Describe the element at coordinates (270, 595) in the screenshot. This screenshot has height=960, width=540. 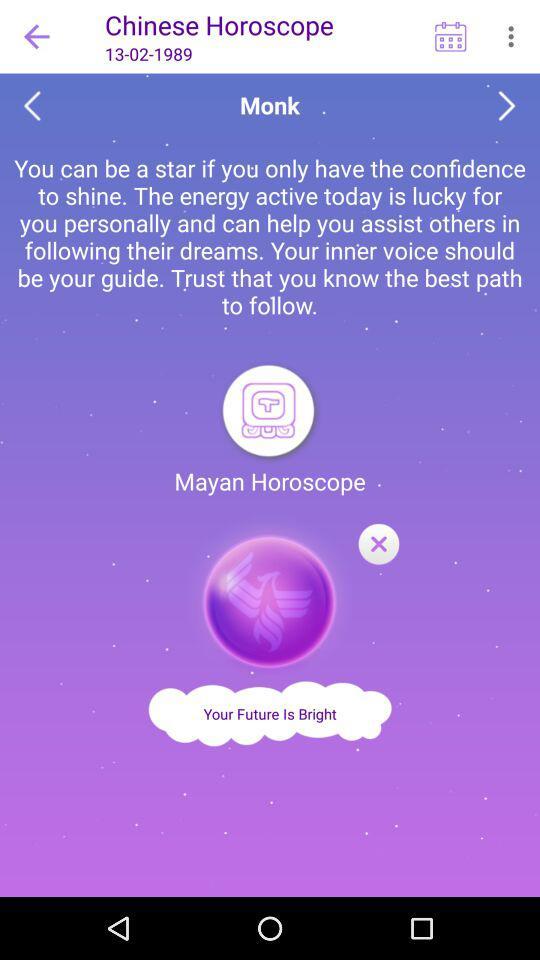
I see `option` at that location.